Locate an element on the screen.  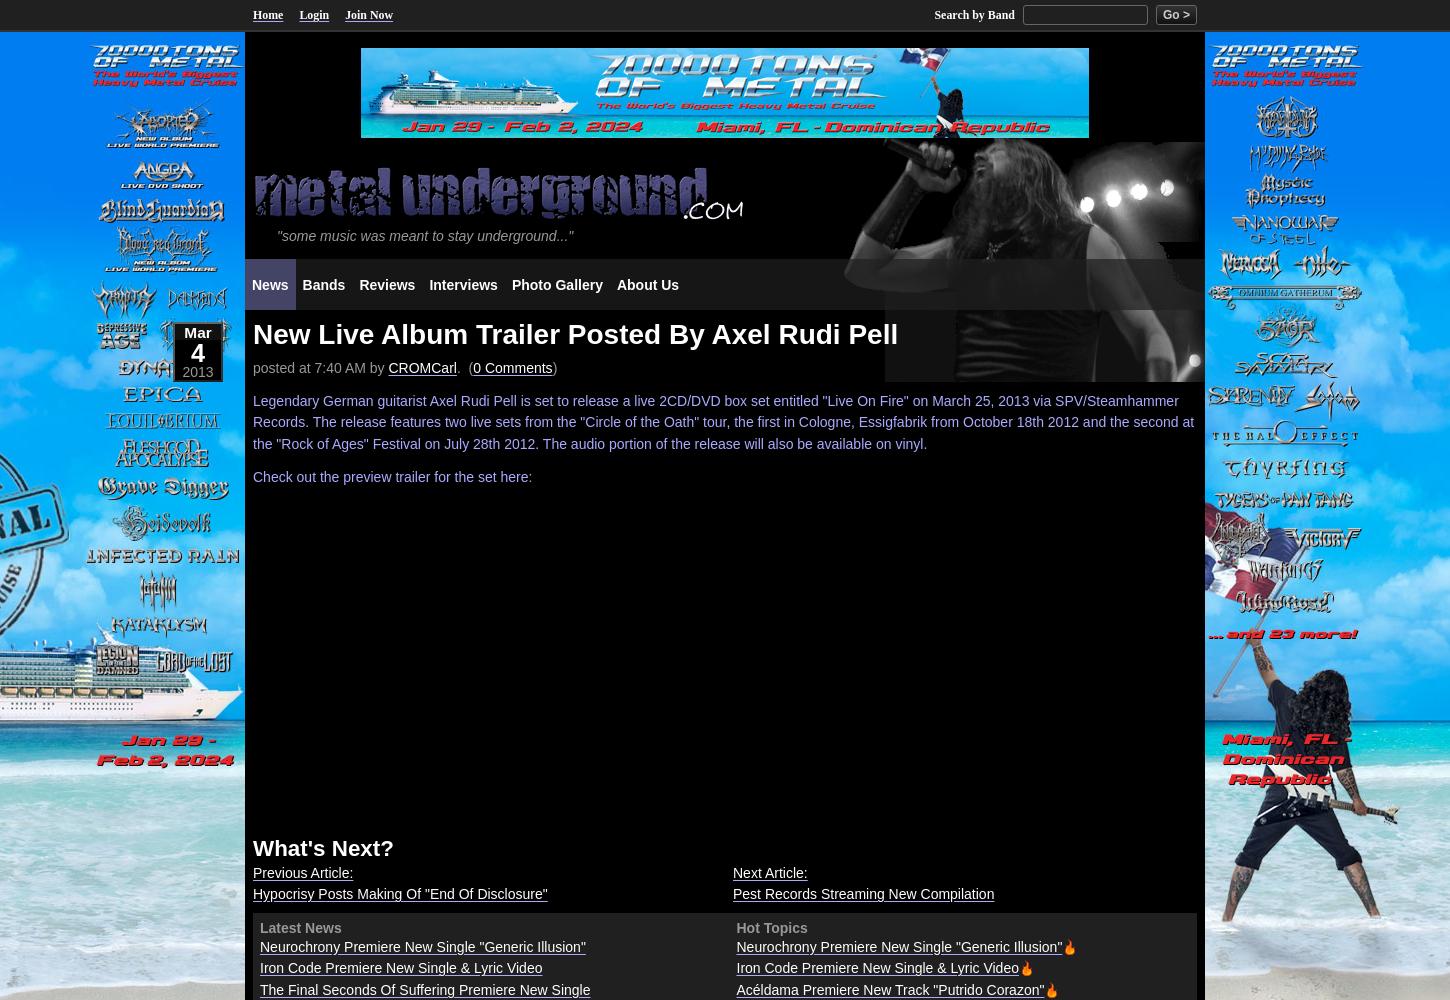
'Legendary German guitarist Axel Rudi Pell is set to release a live 2CD/DVD box set entitled "Live On Fire" on March 25, 2013 via SPV/Steamhammer Records. The release features two live sets from the "Circle of the Oath" tour, the first in Cologne, Essigfabrik from October 18th 2012 and the second at the "Rock of Ages" Festival on July 28th 2012. The audio portion of the release will also be available on vinyl.' is located at coordinates (722, 421).